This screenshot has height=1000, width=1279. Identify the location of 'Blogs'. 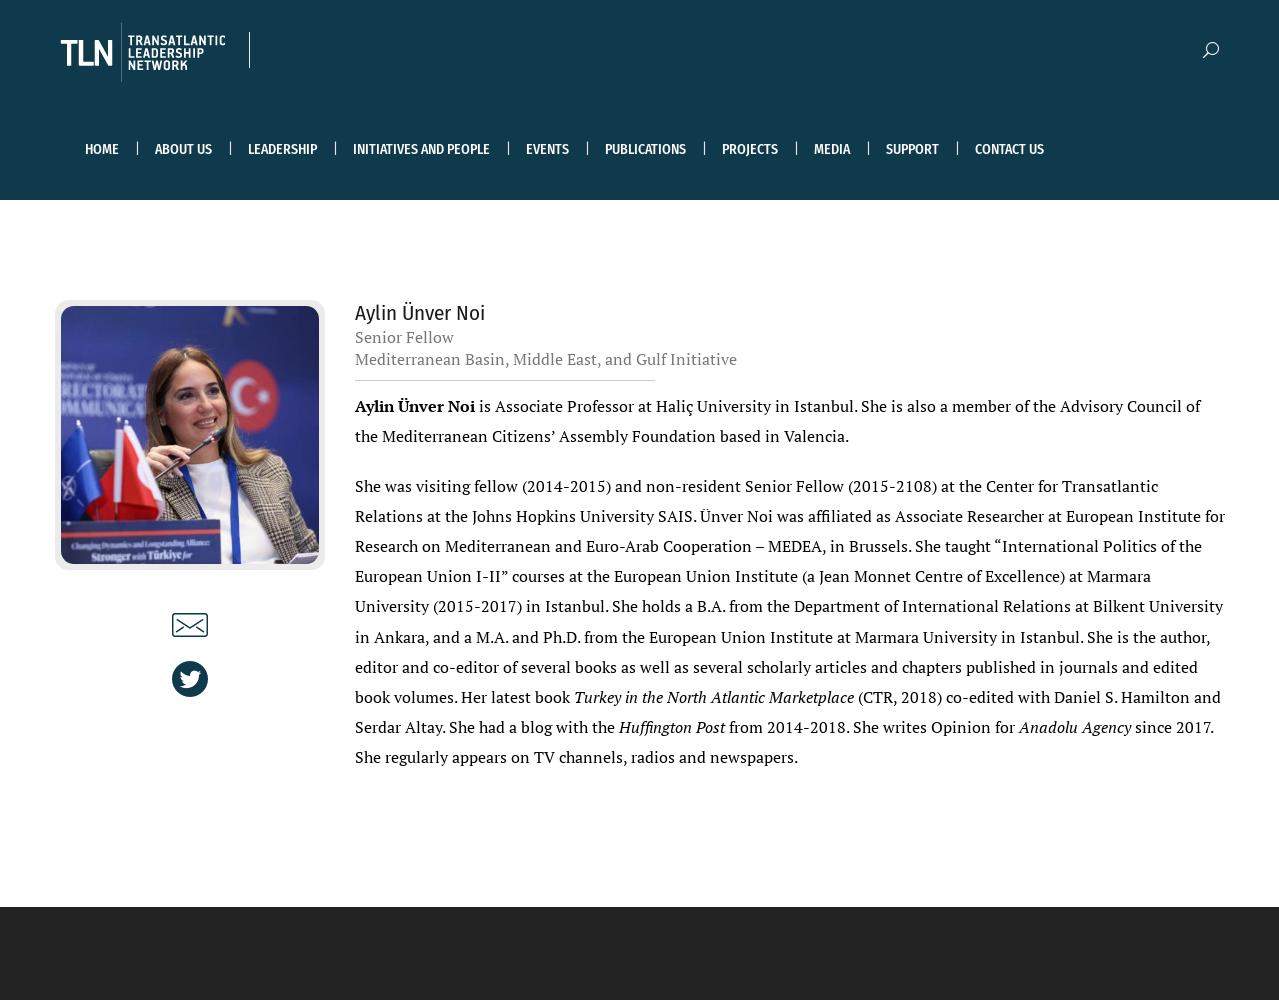
(618, 286).